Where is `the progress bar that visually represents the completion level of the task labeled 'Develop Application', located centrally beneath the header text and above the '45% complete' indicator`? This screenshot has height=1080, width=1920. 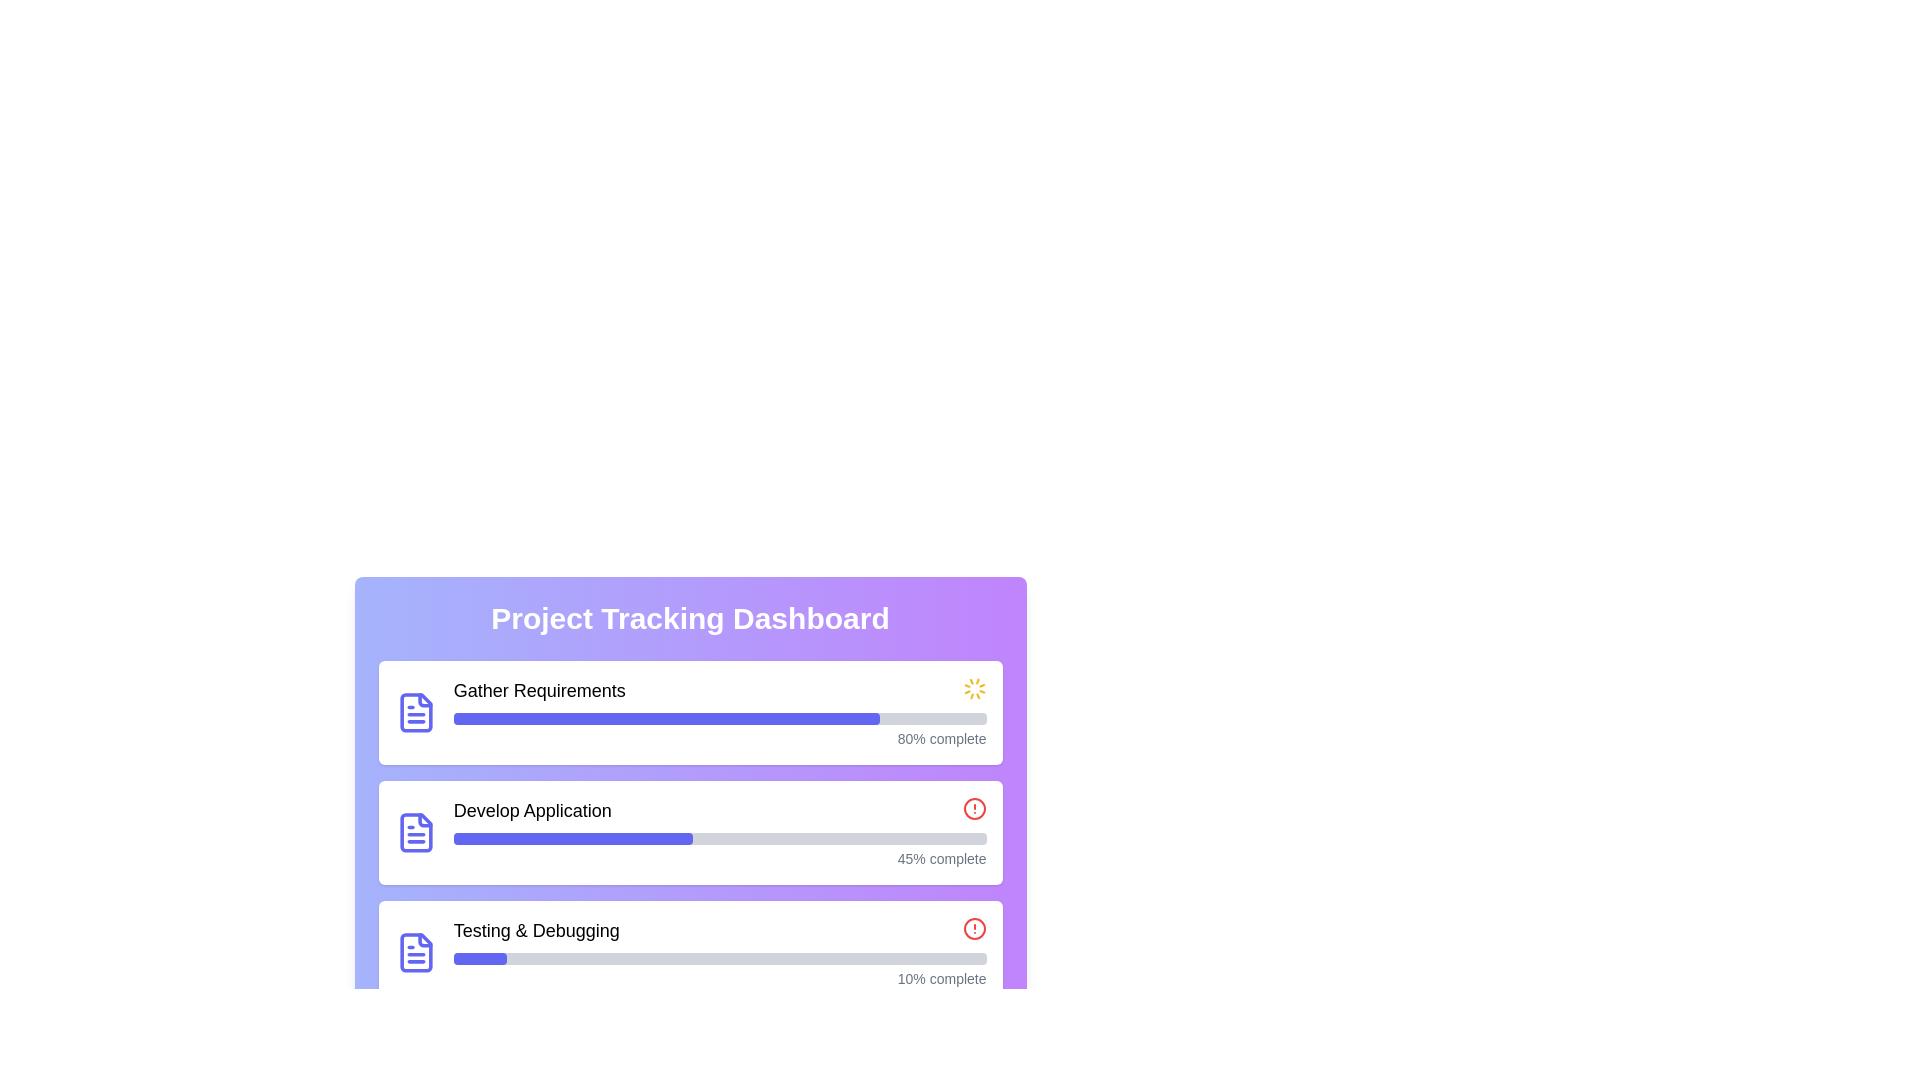
the progress bar that visually represents the completion level of the task labeled 'Develop Application', located centrally beneath the header text and above the '45% complete' indicator is located at coordinates (720, 833).